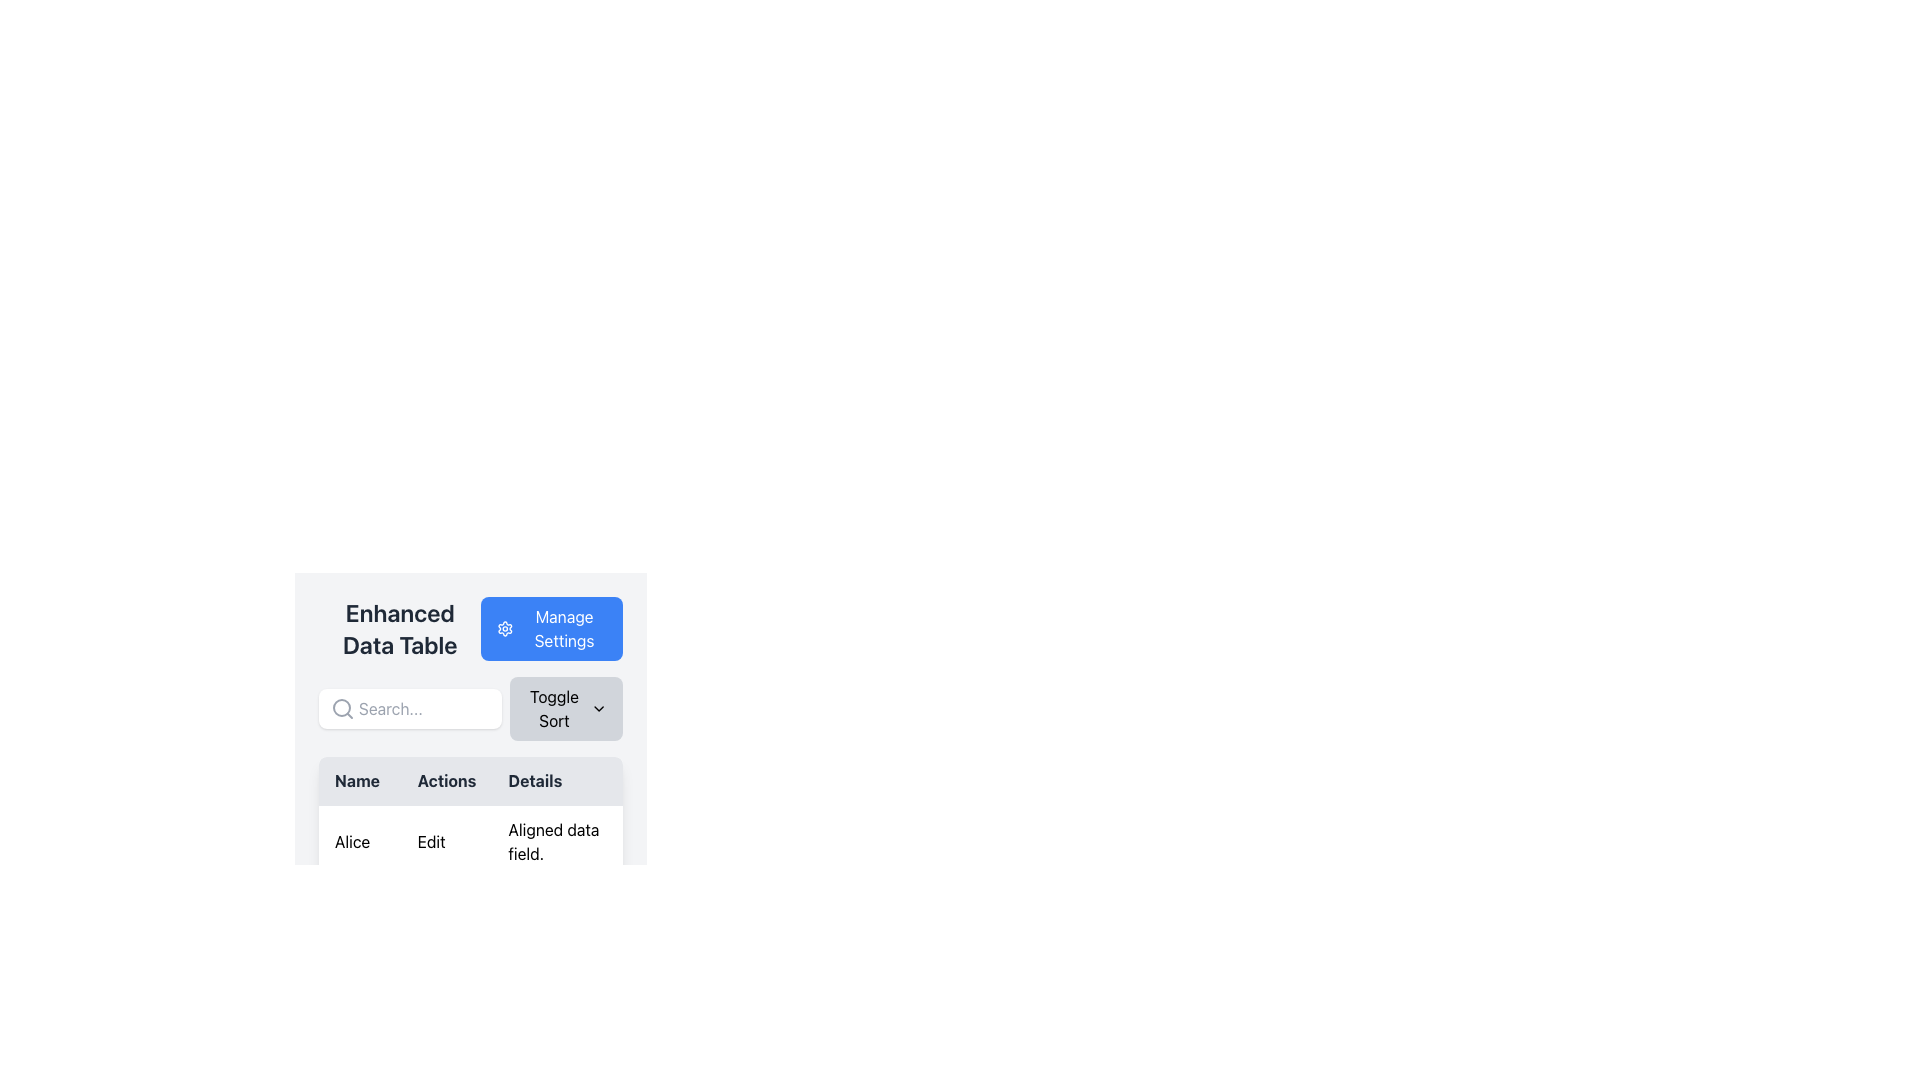 This screenshot has height=1080, width=1920. What do you see at coordinates (341, 707) in the screenshot?
I see `the search icon by clicking on the magnifying glass handle, which is represented by a small circular outline located in the top left area of the interface` at bounding box center [341, 707].